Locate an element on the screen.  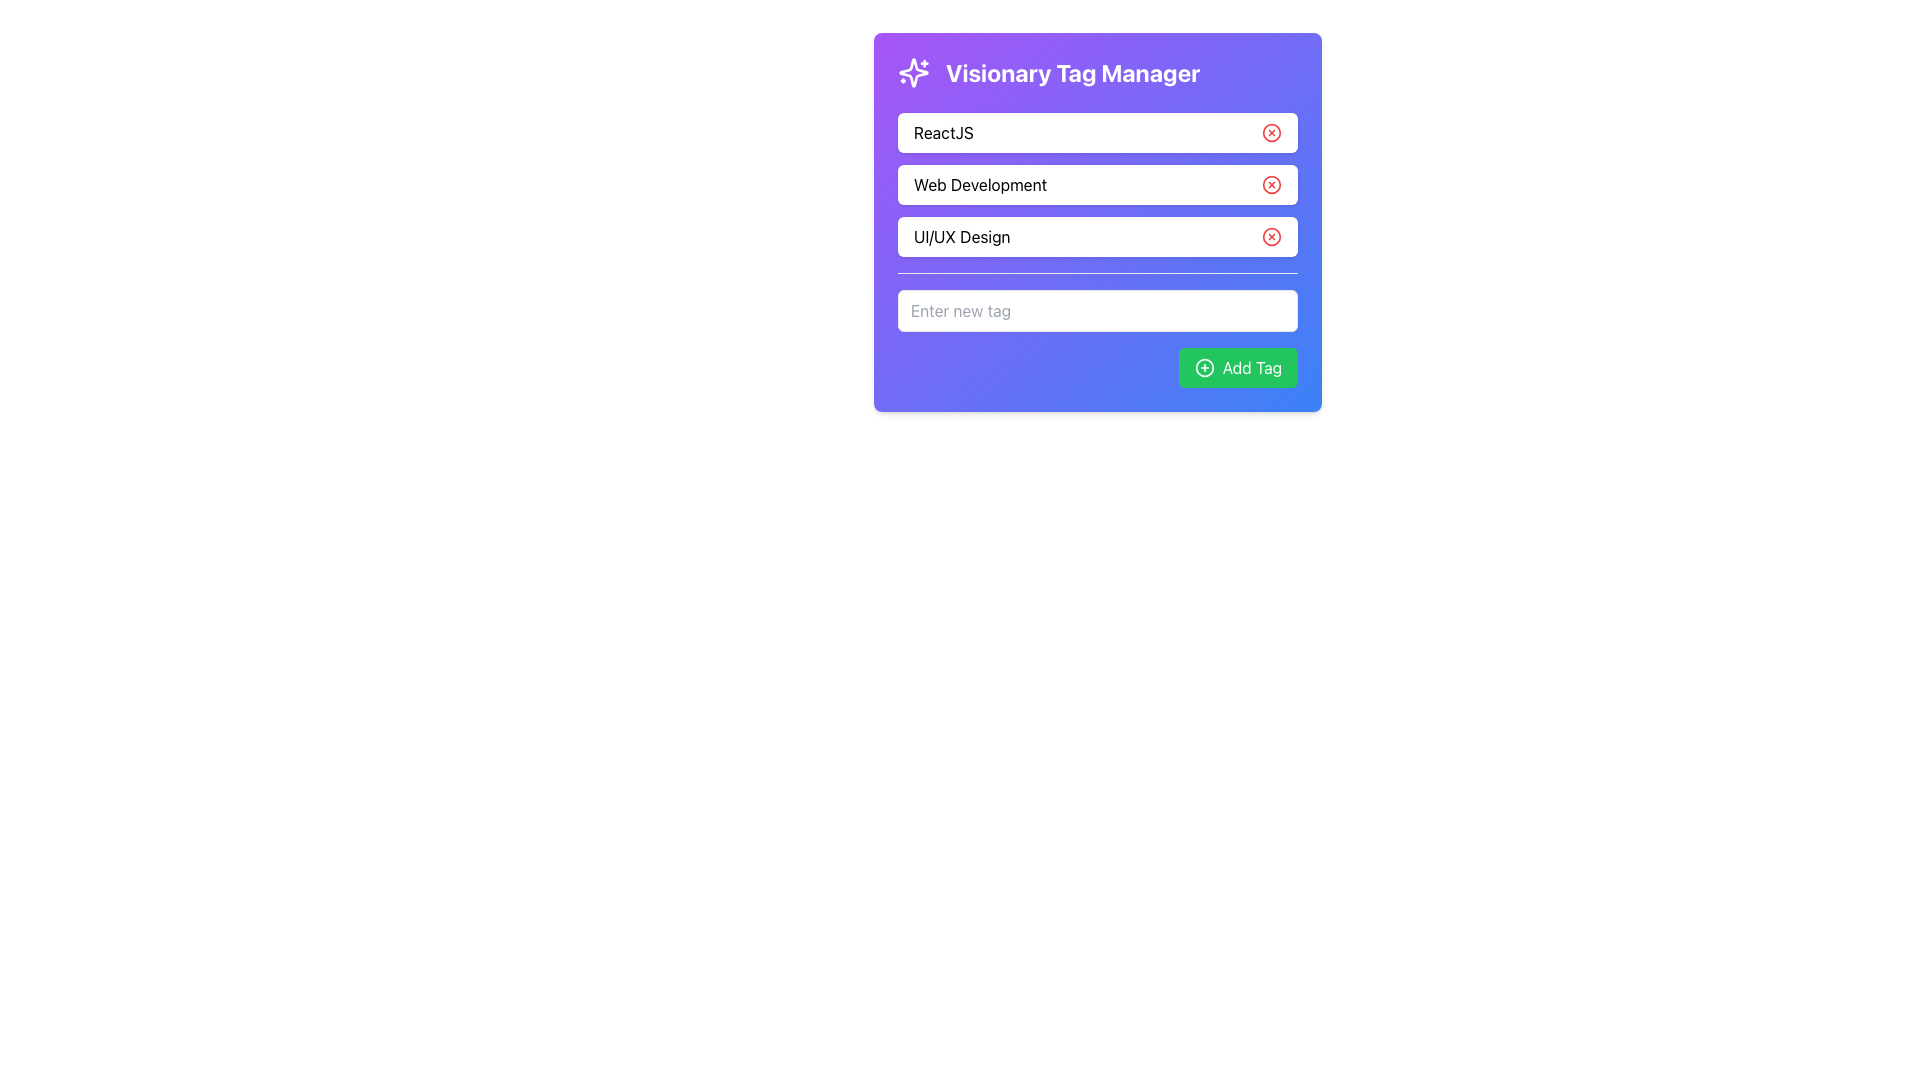
the circular SVG element that serves as the close button for the 'Web Development' tag, which is centrally placed within its bounding box is located at coordinates (1271, 185).